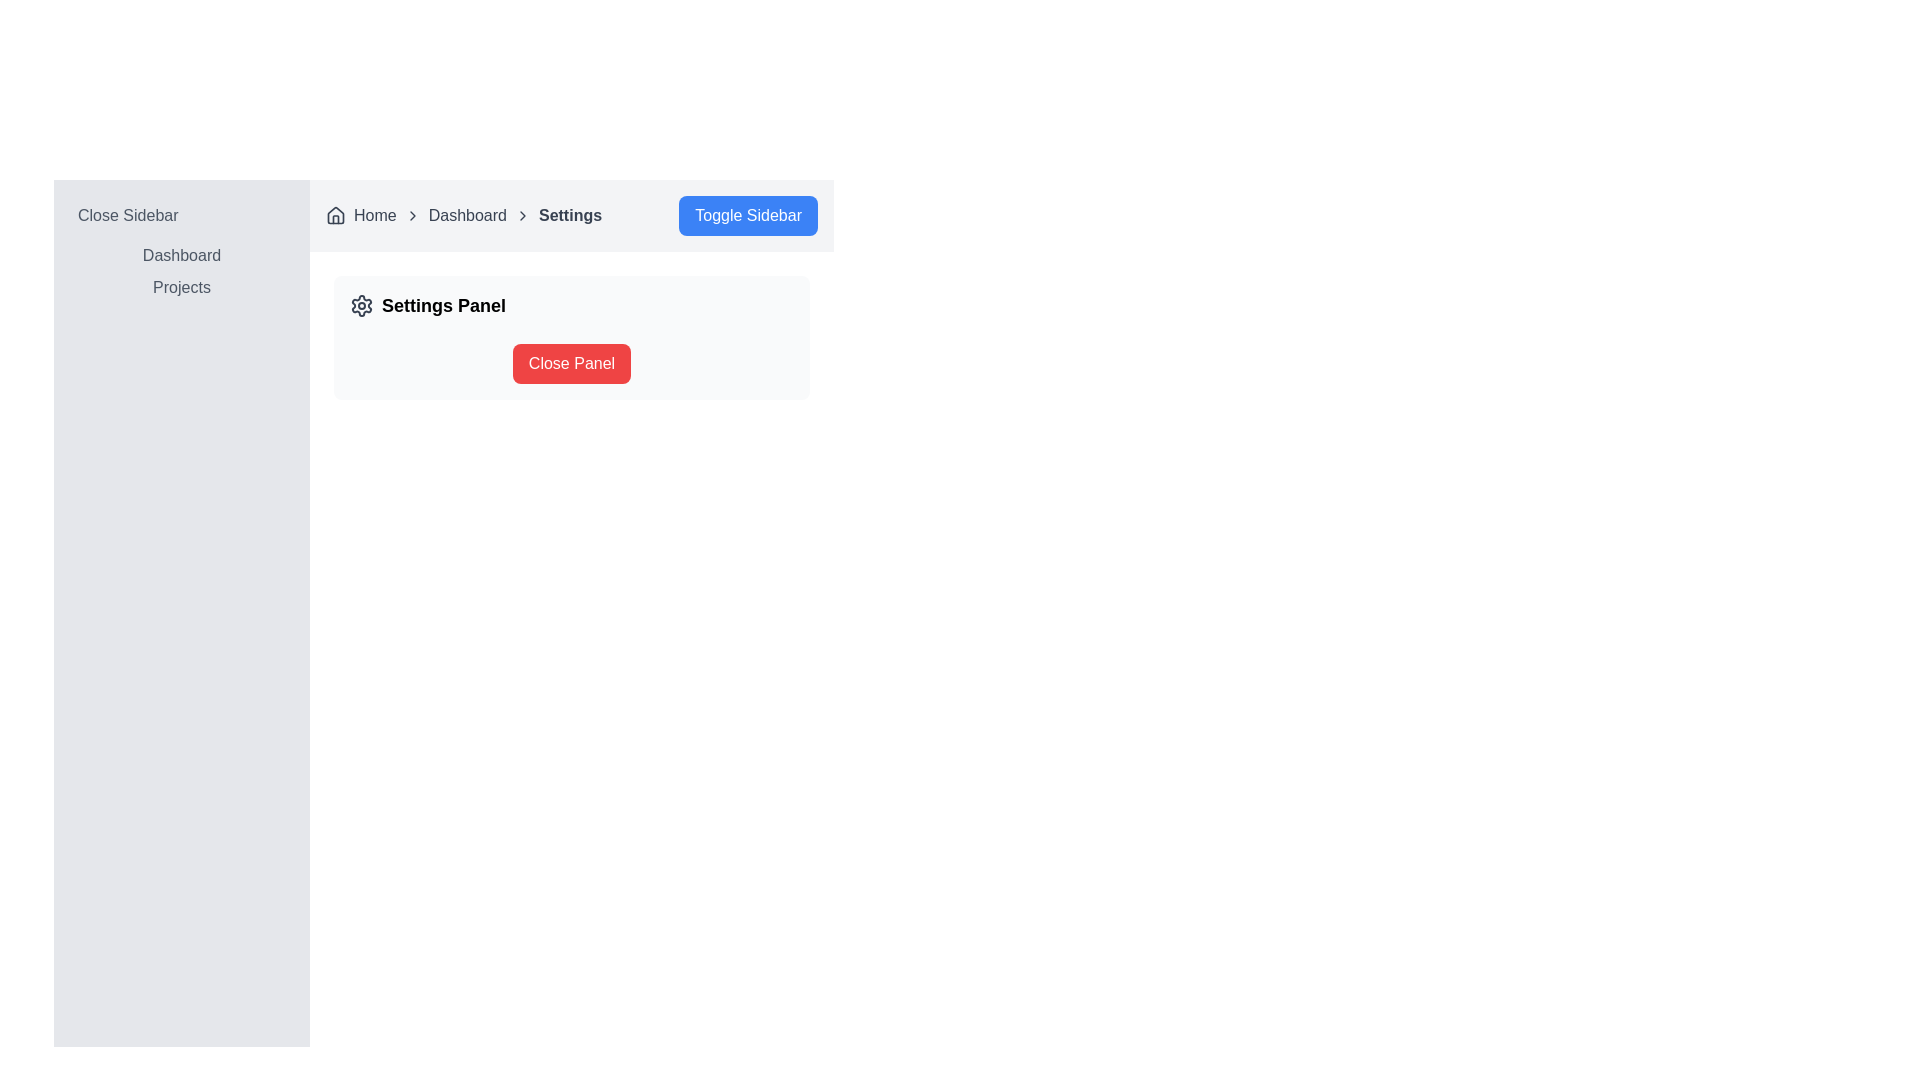  I want to click on the 'Dashboard' hyperlink in the breadcrumb navigation, so click(466, 216).